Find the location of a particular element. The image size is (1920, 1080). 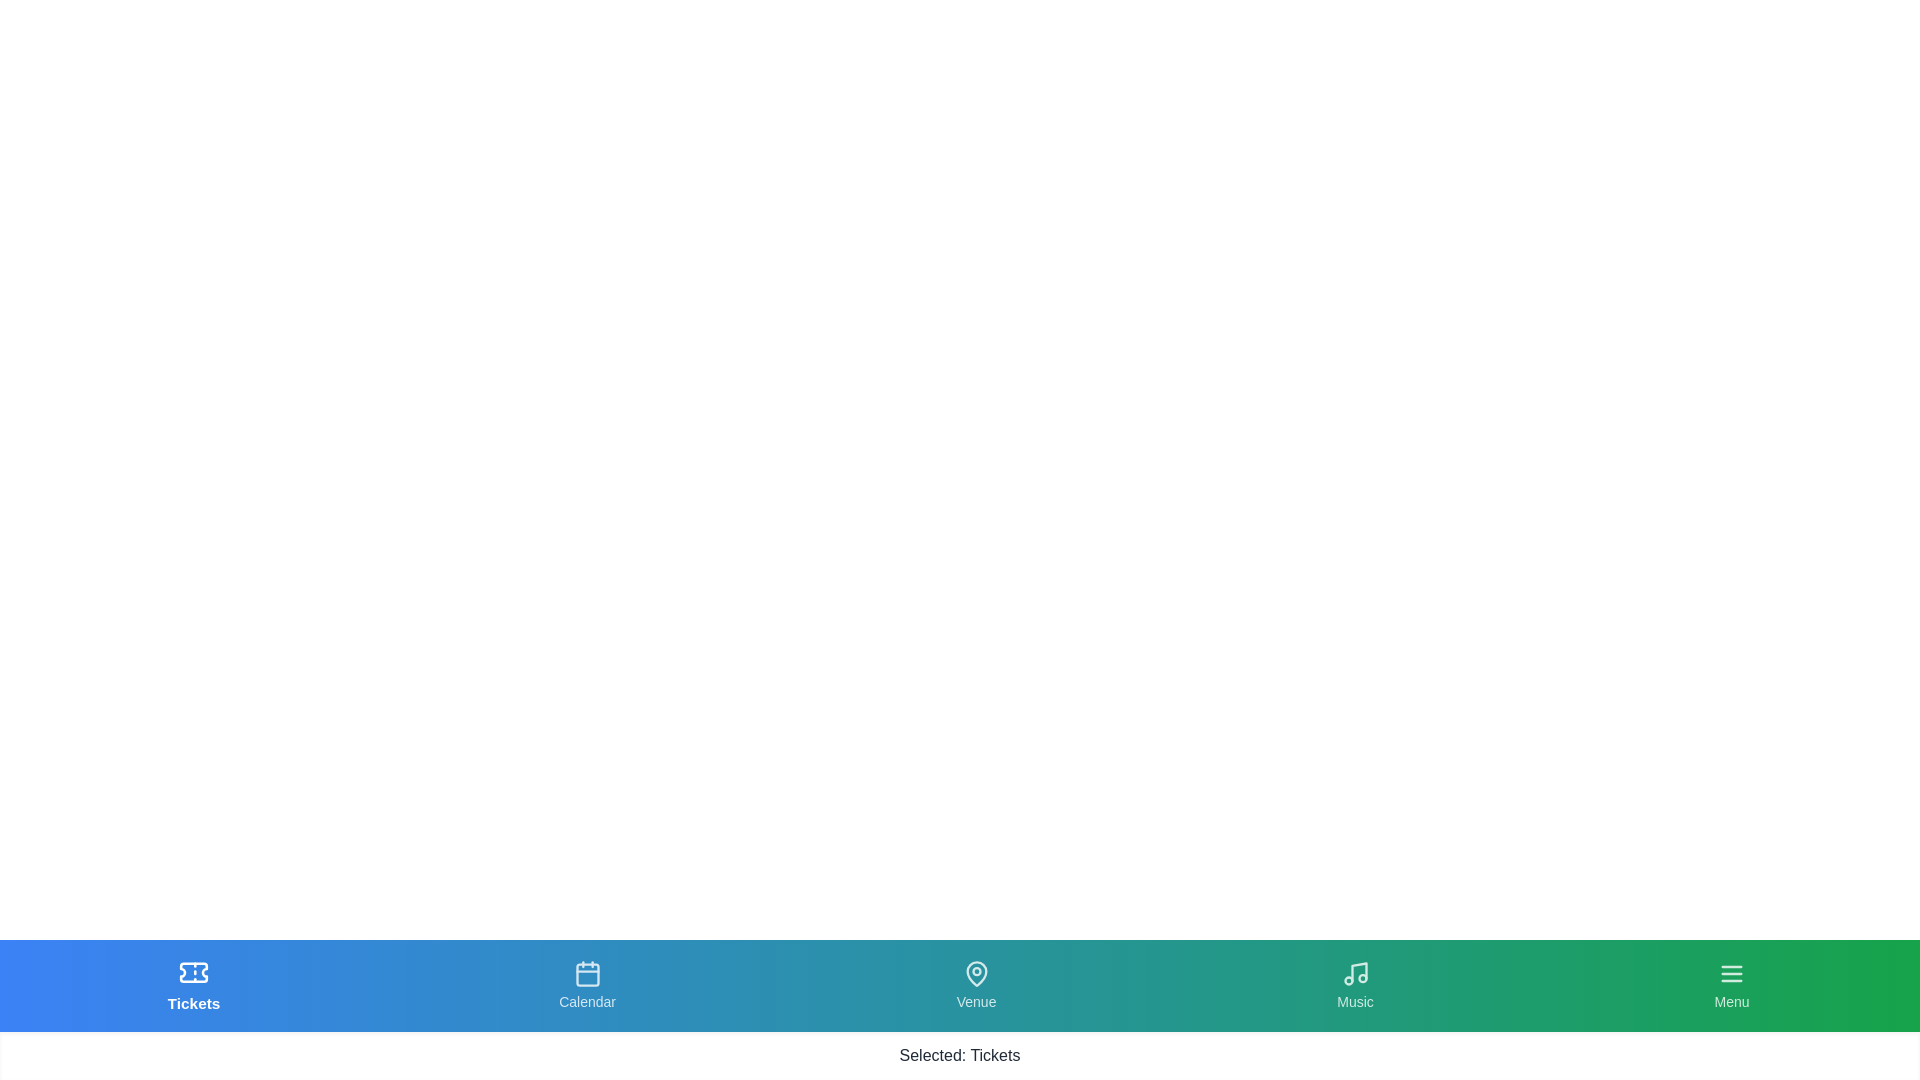

the tab labeled Calendar to observe its hover effect is located at coordinates (586, 985).